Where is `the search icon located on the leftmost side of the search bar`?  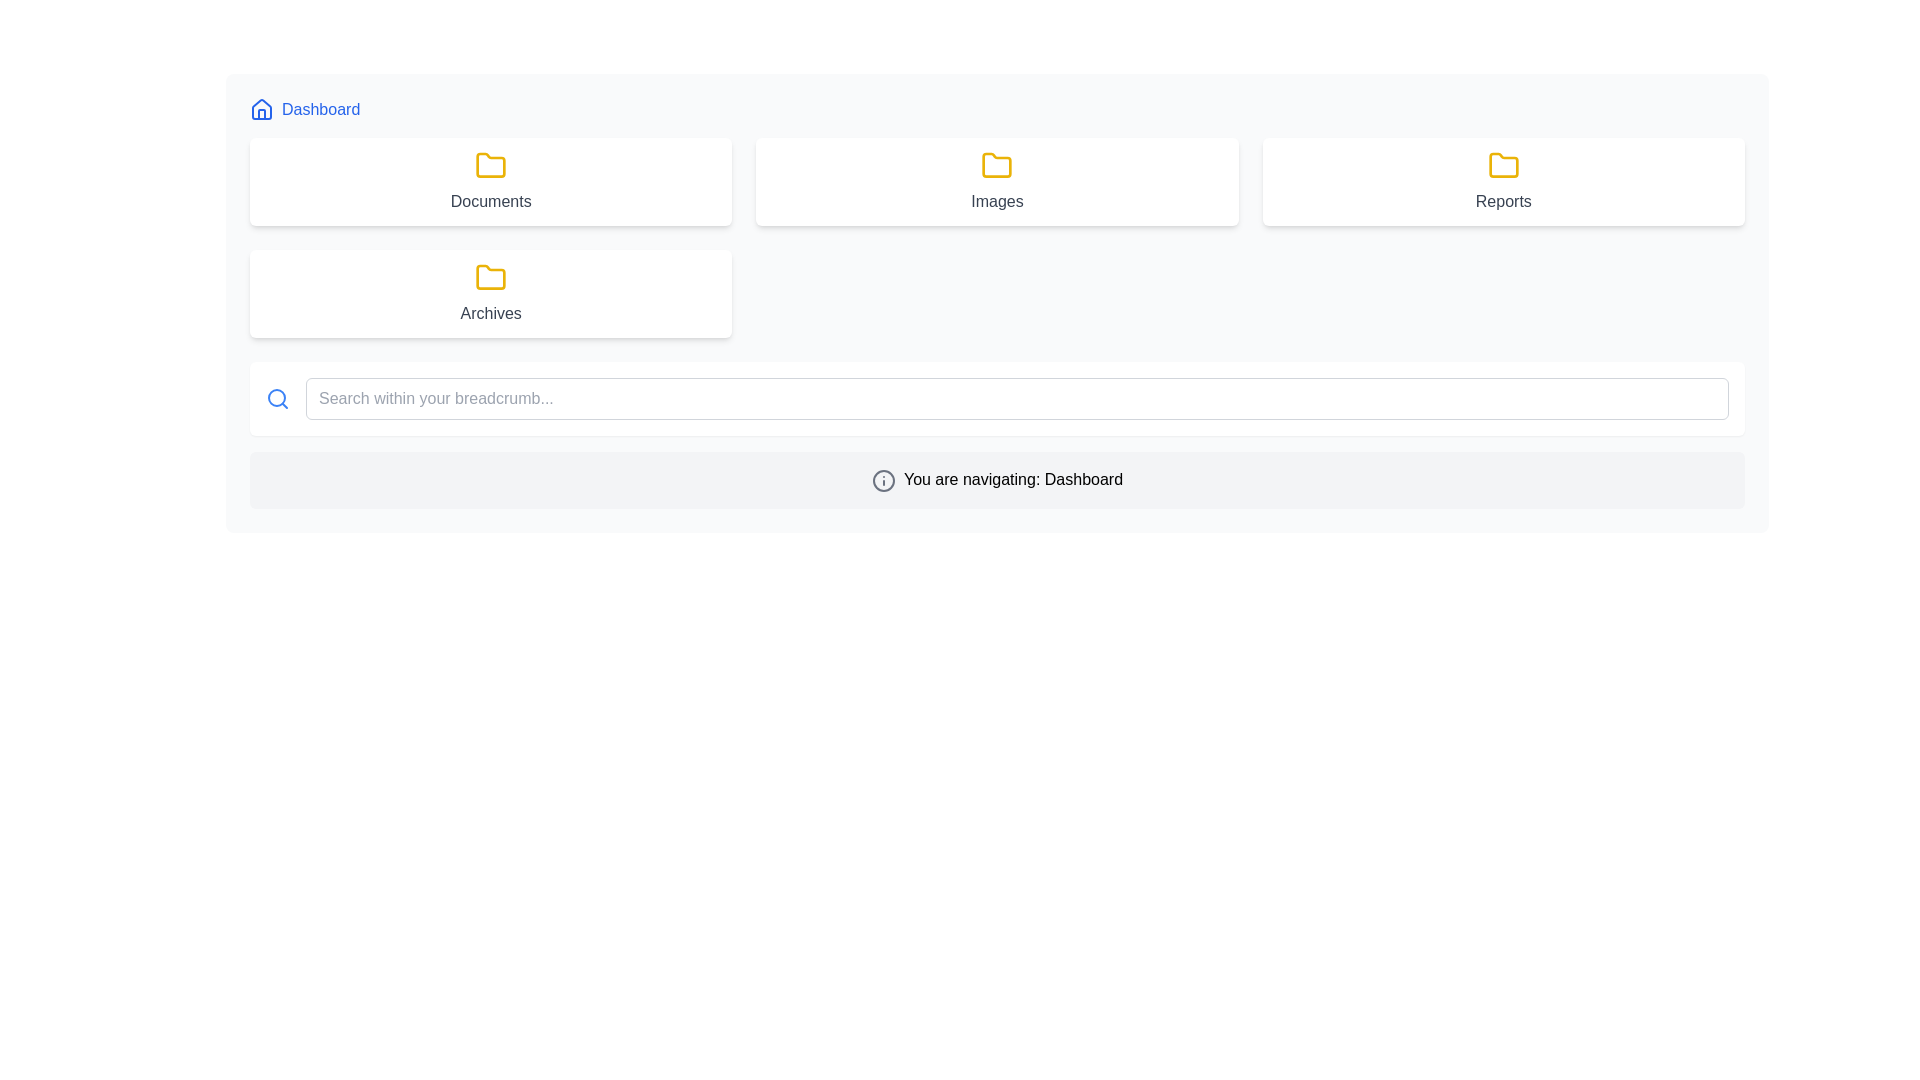 the search icon located on the leftmost side of the search bar is located at coordinates (277, 398).